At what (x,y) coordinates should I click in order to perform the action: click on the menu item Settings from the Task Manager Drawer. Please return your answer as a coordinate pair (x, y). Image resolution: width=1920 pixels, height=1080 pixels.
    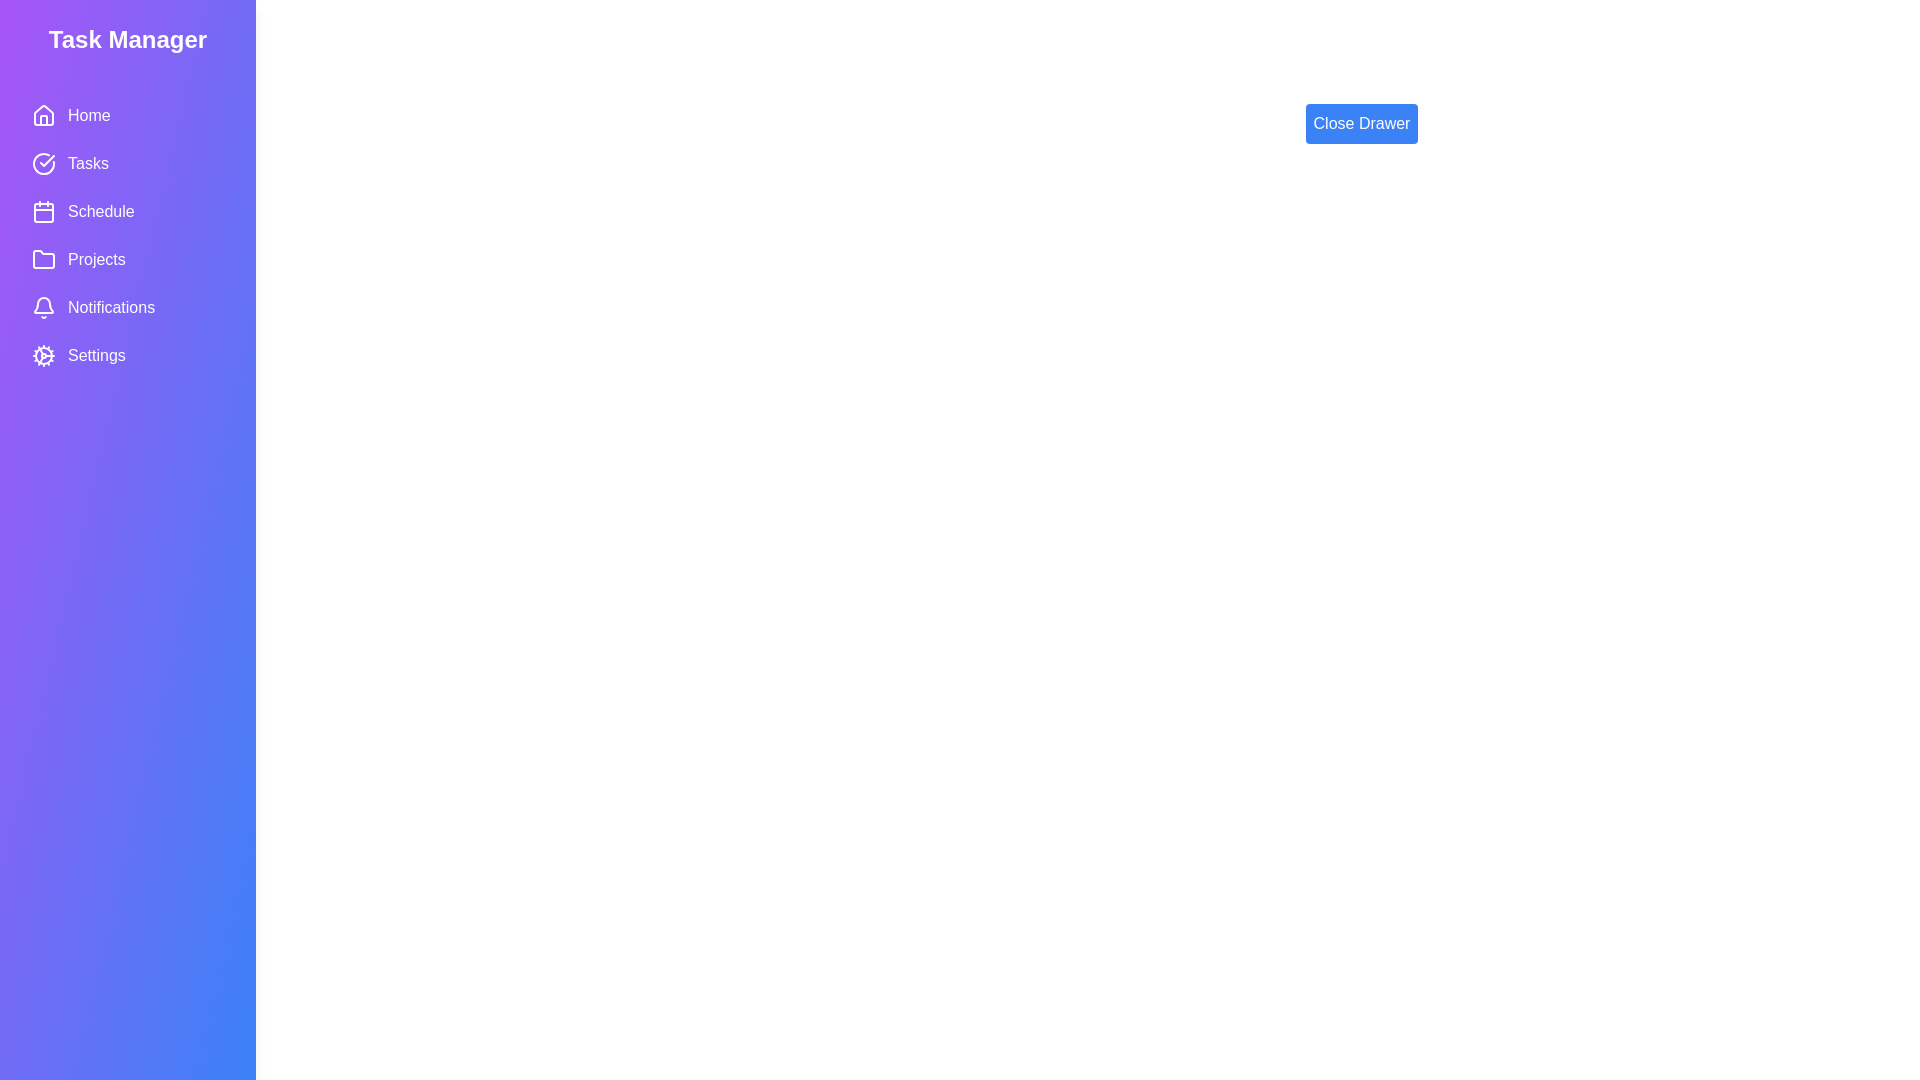
    Looking at the image, I should click on (127, 354).